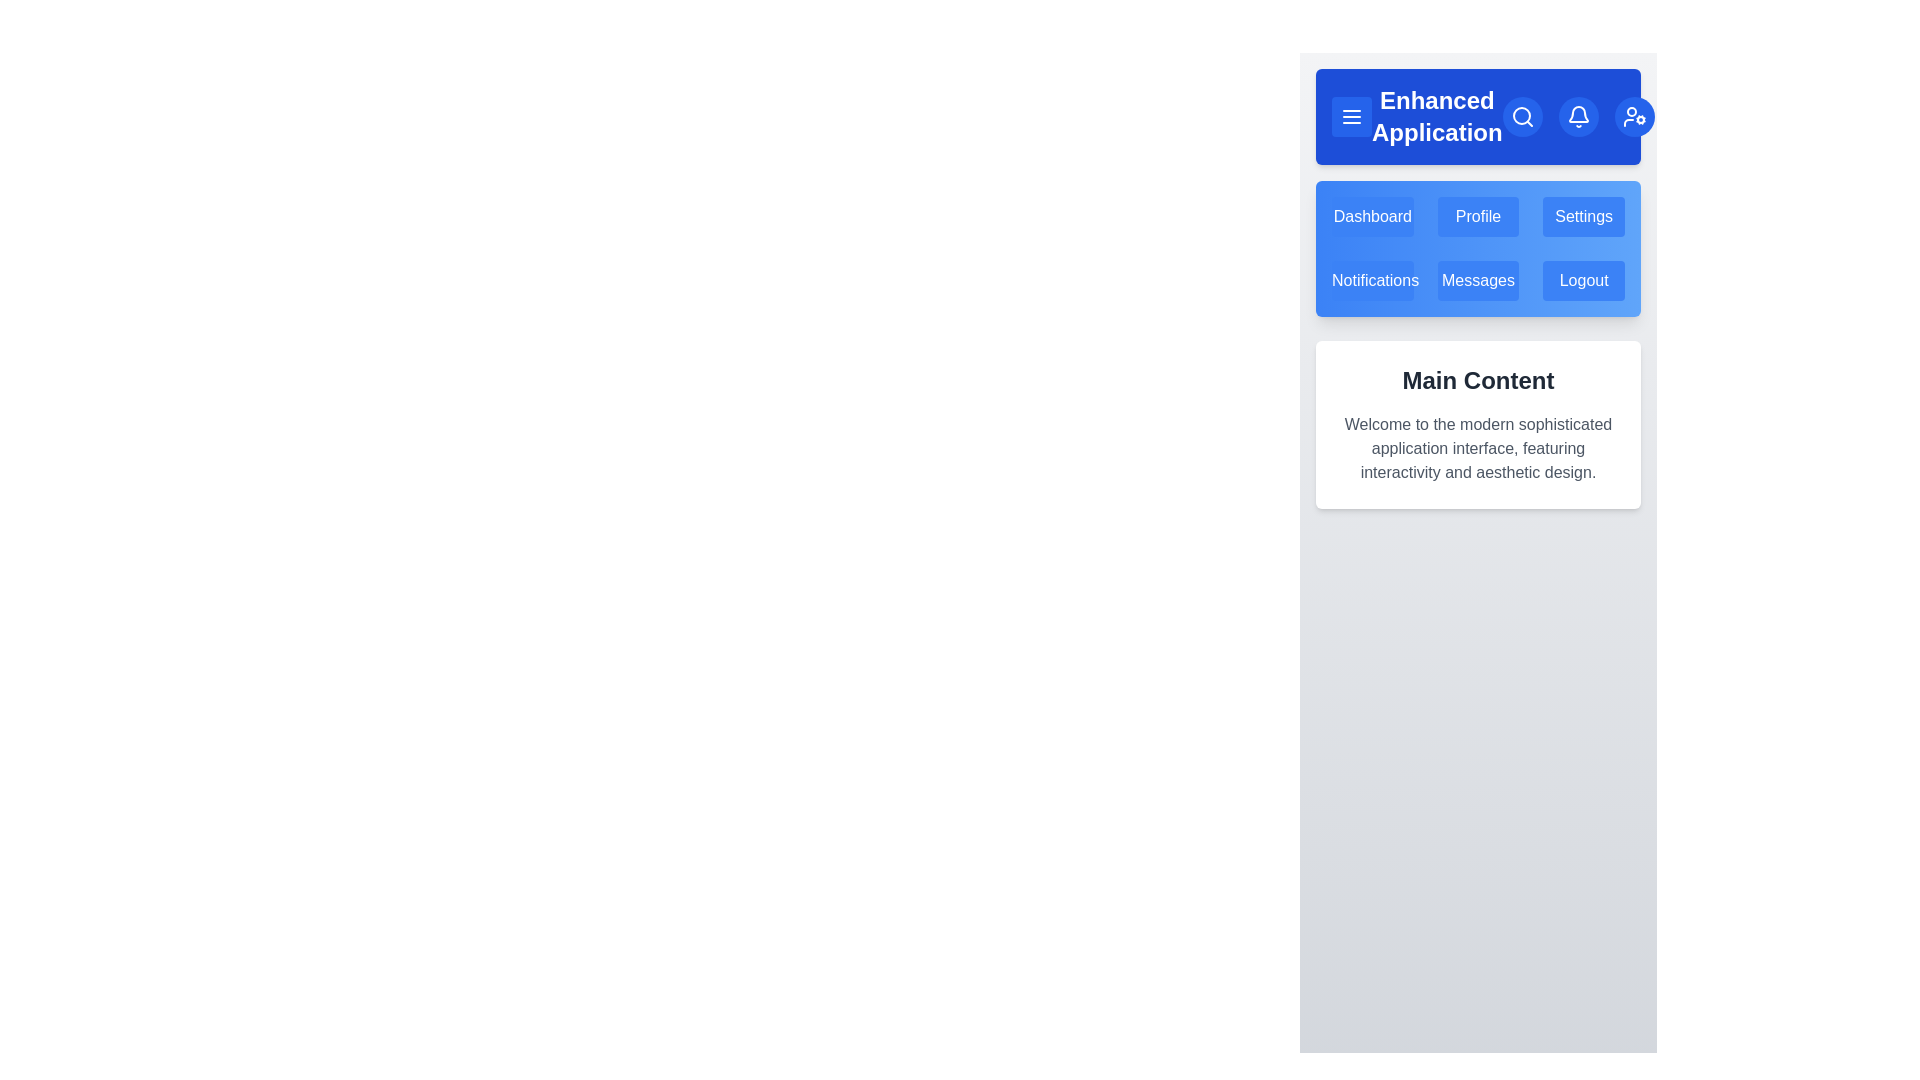 The width and height of the screenshot is (1920, 1080). Describe the element at coordinates (1478, 281) in the screenshot. I see `the menu item Messages` at that location.